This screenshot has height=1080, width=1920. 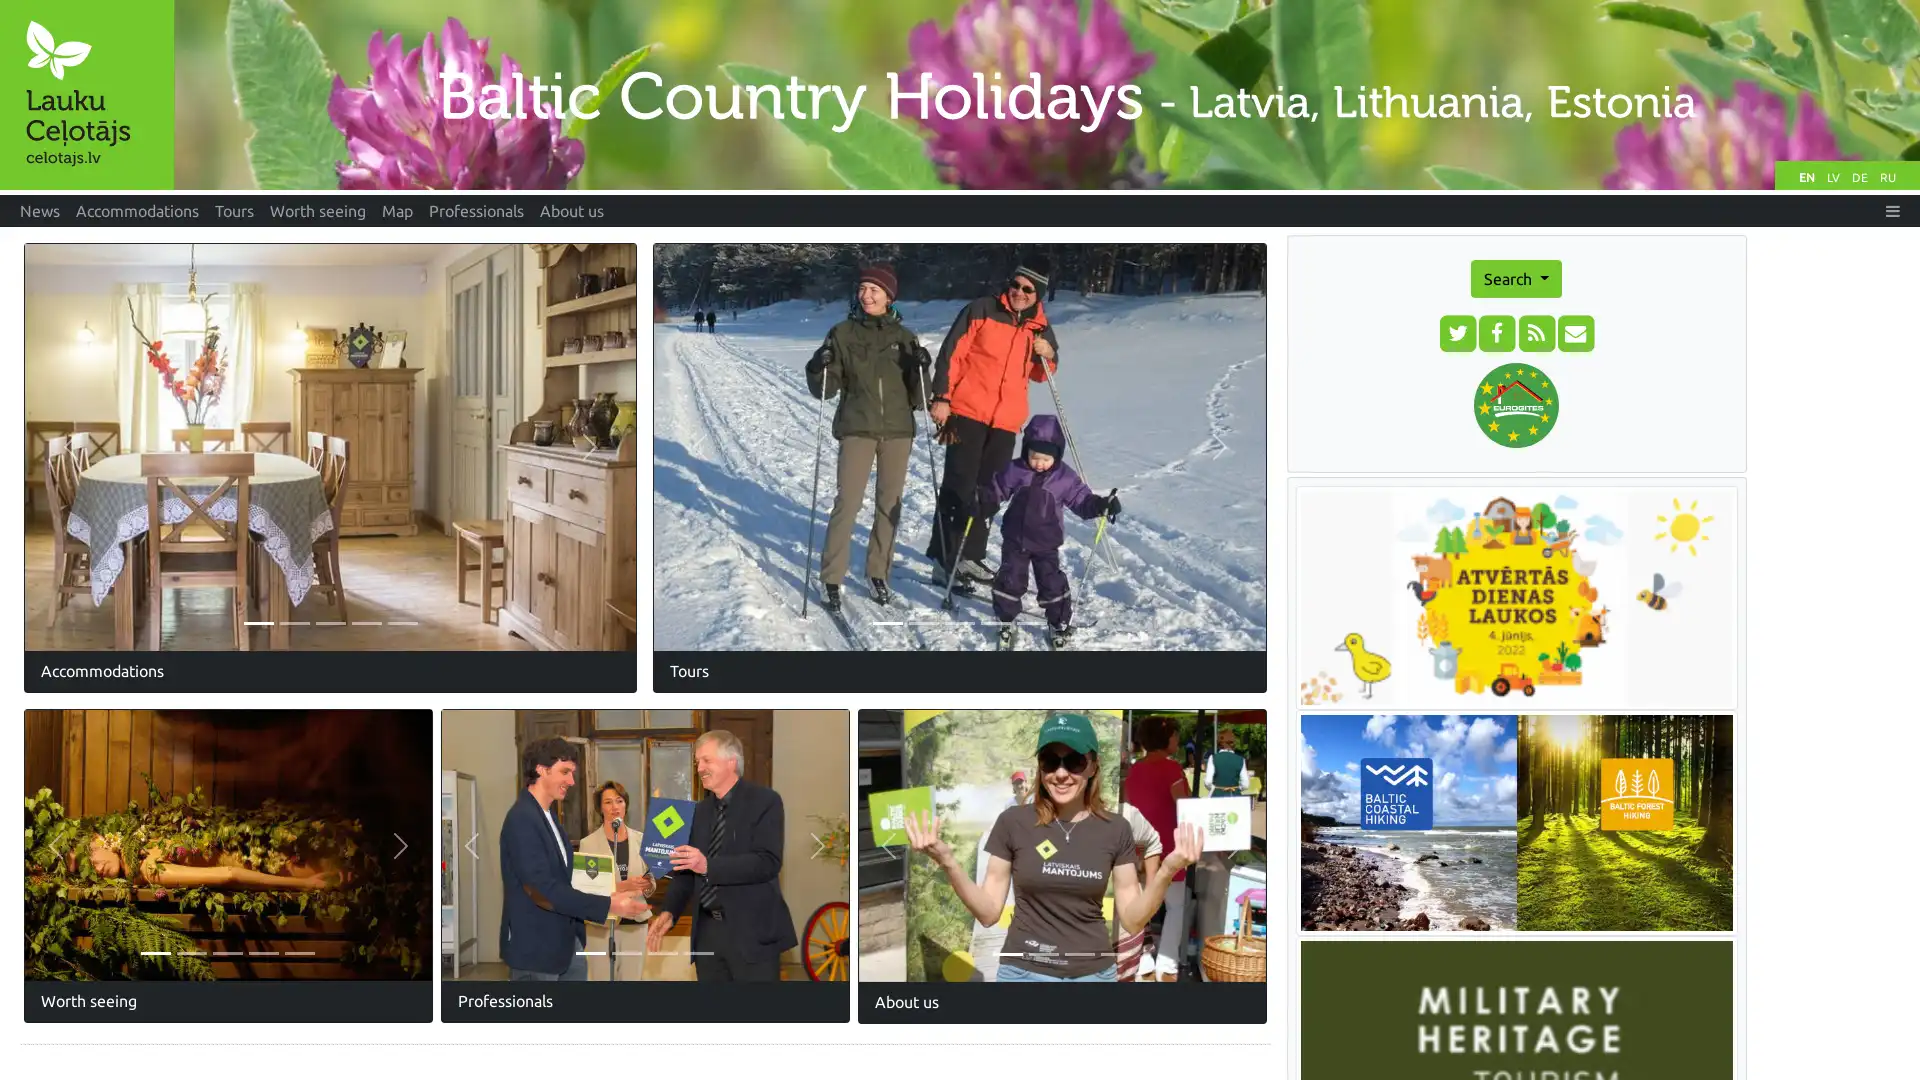 What do you see at coordinates (700, 446) in the screenshot?
I see `Previous` at bounding box center [700, 446].